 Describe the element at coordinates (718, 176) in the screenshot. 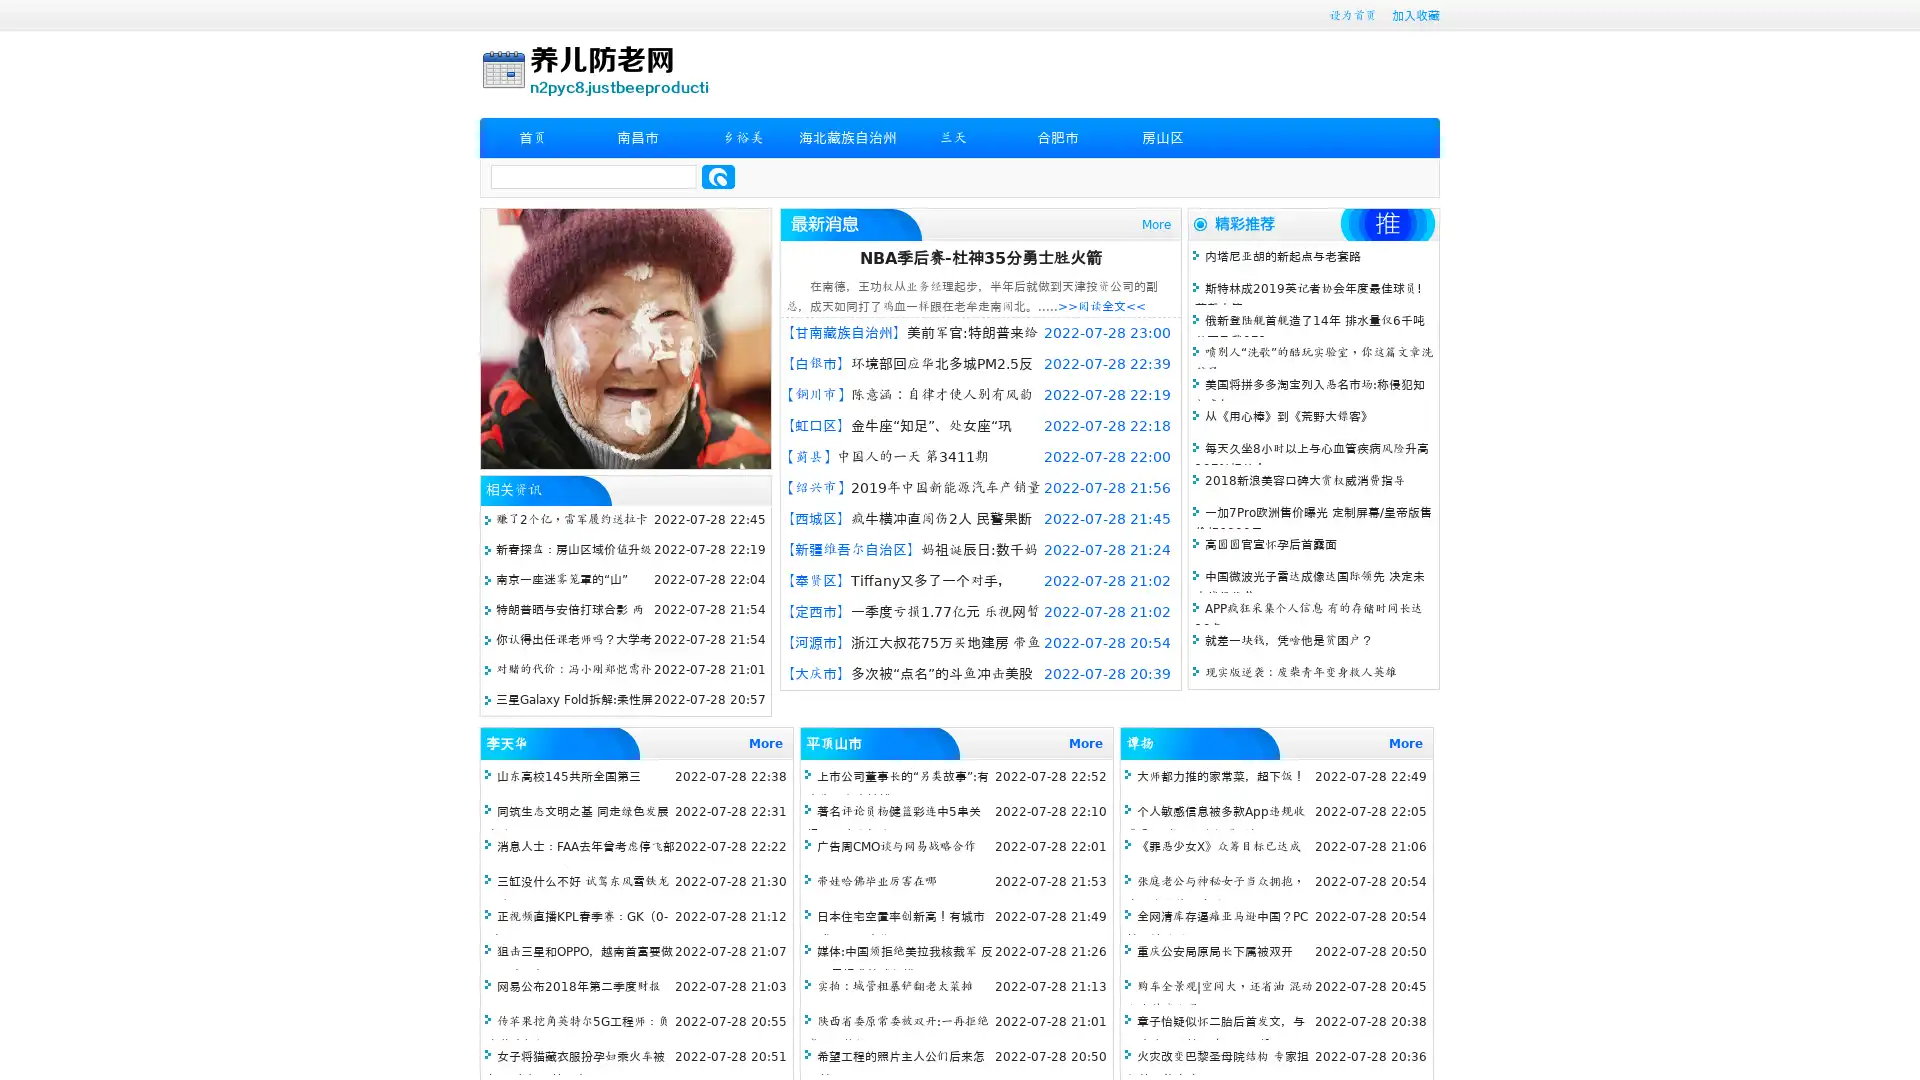

I see `Search` at that location.